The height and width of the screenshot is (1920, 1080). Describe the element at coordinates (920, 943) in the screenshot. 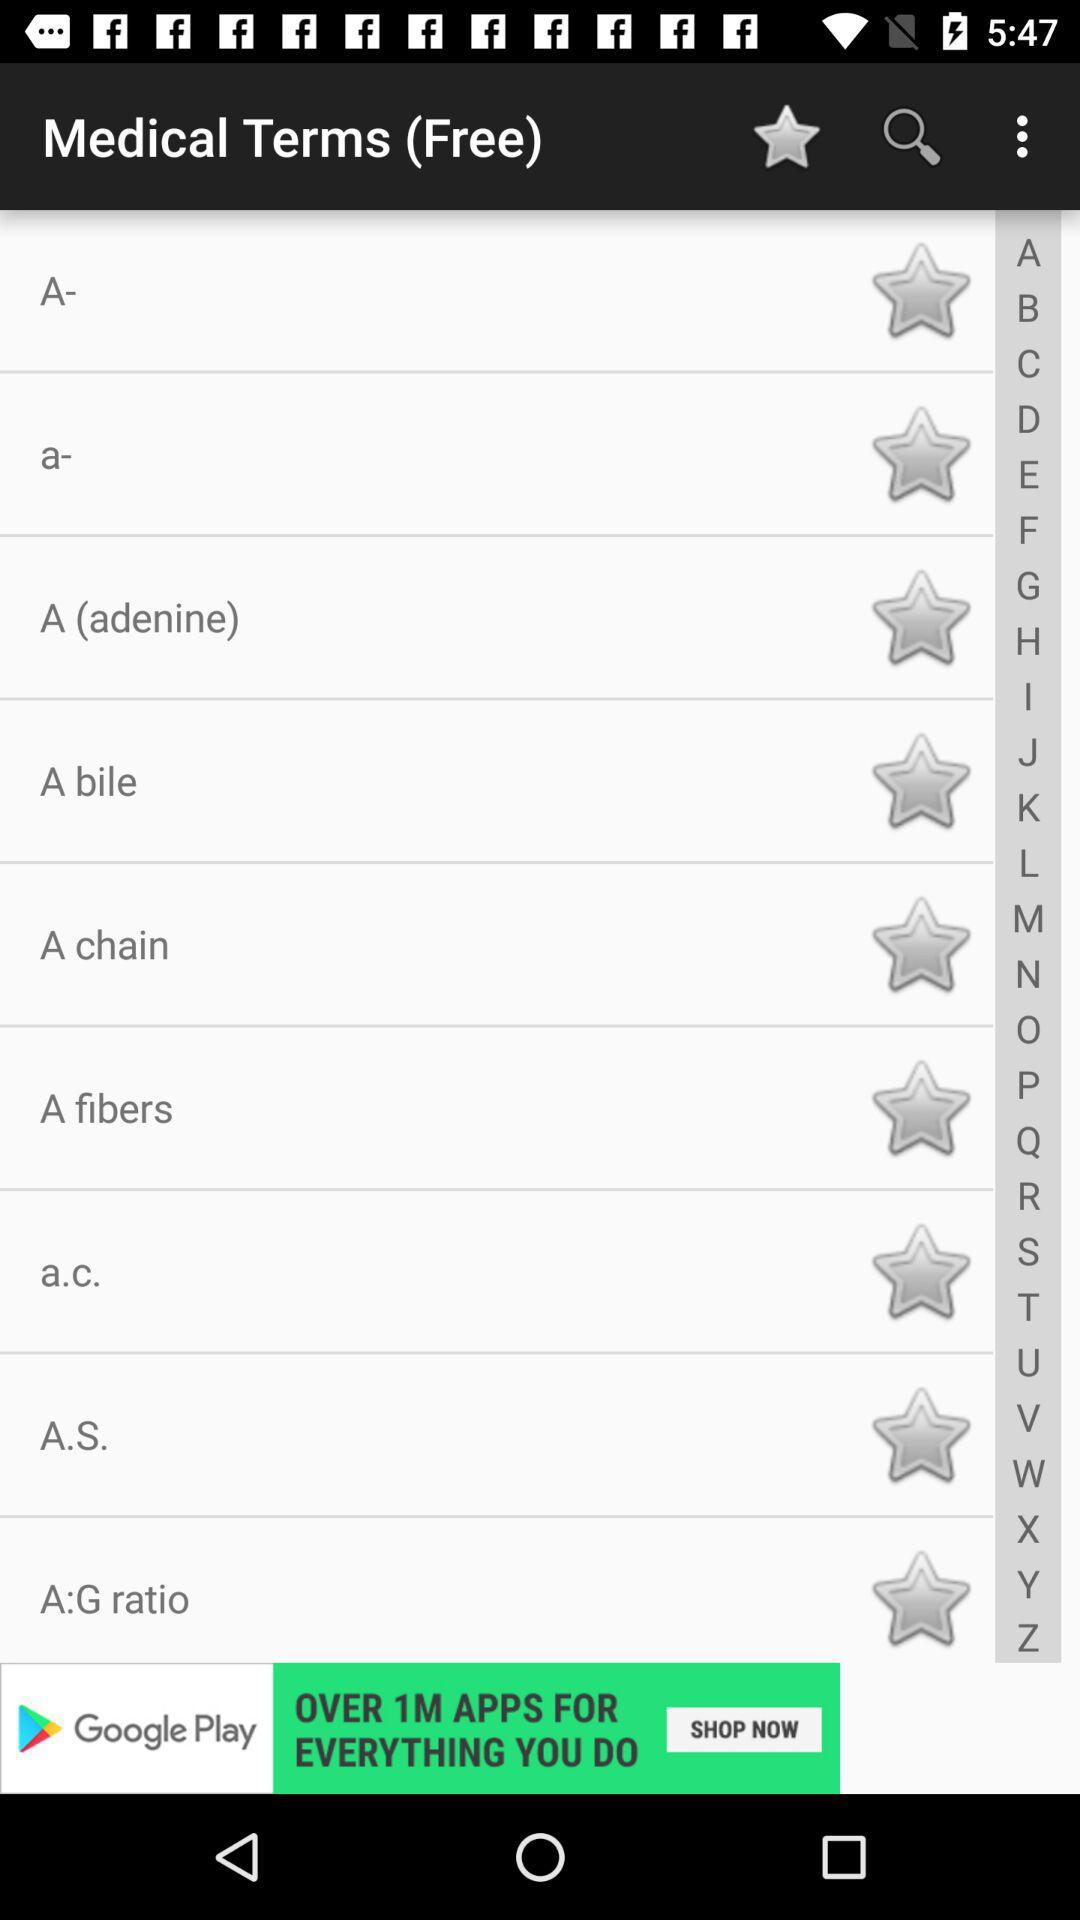

I see `save button` at that location.